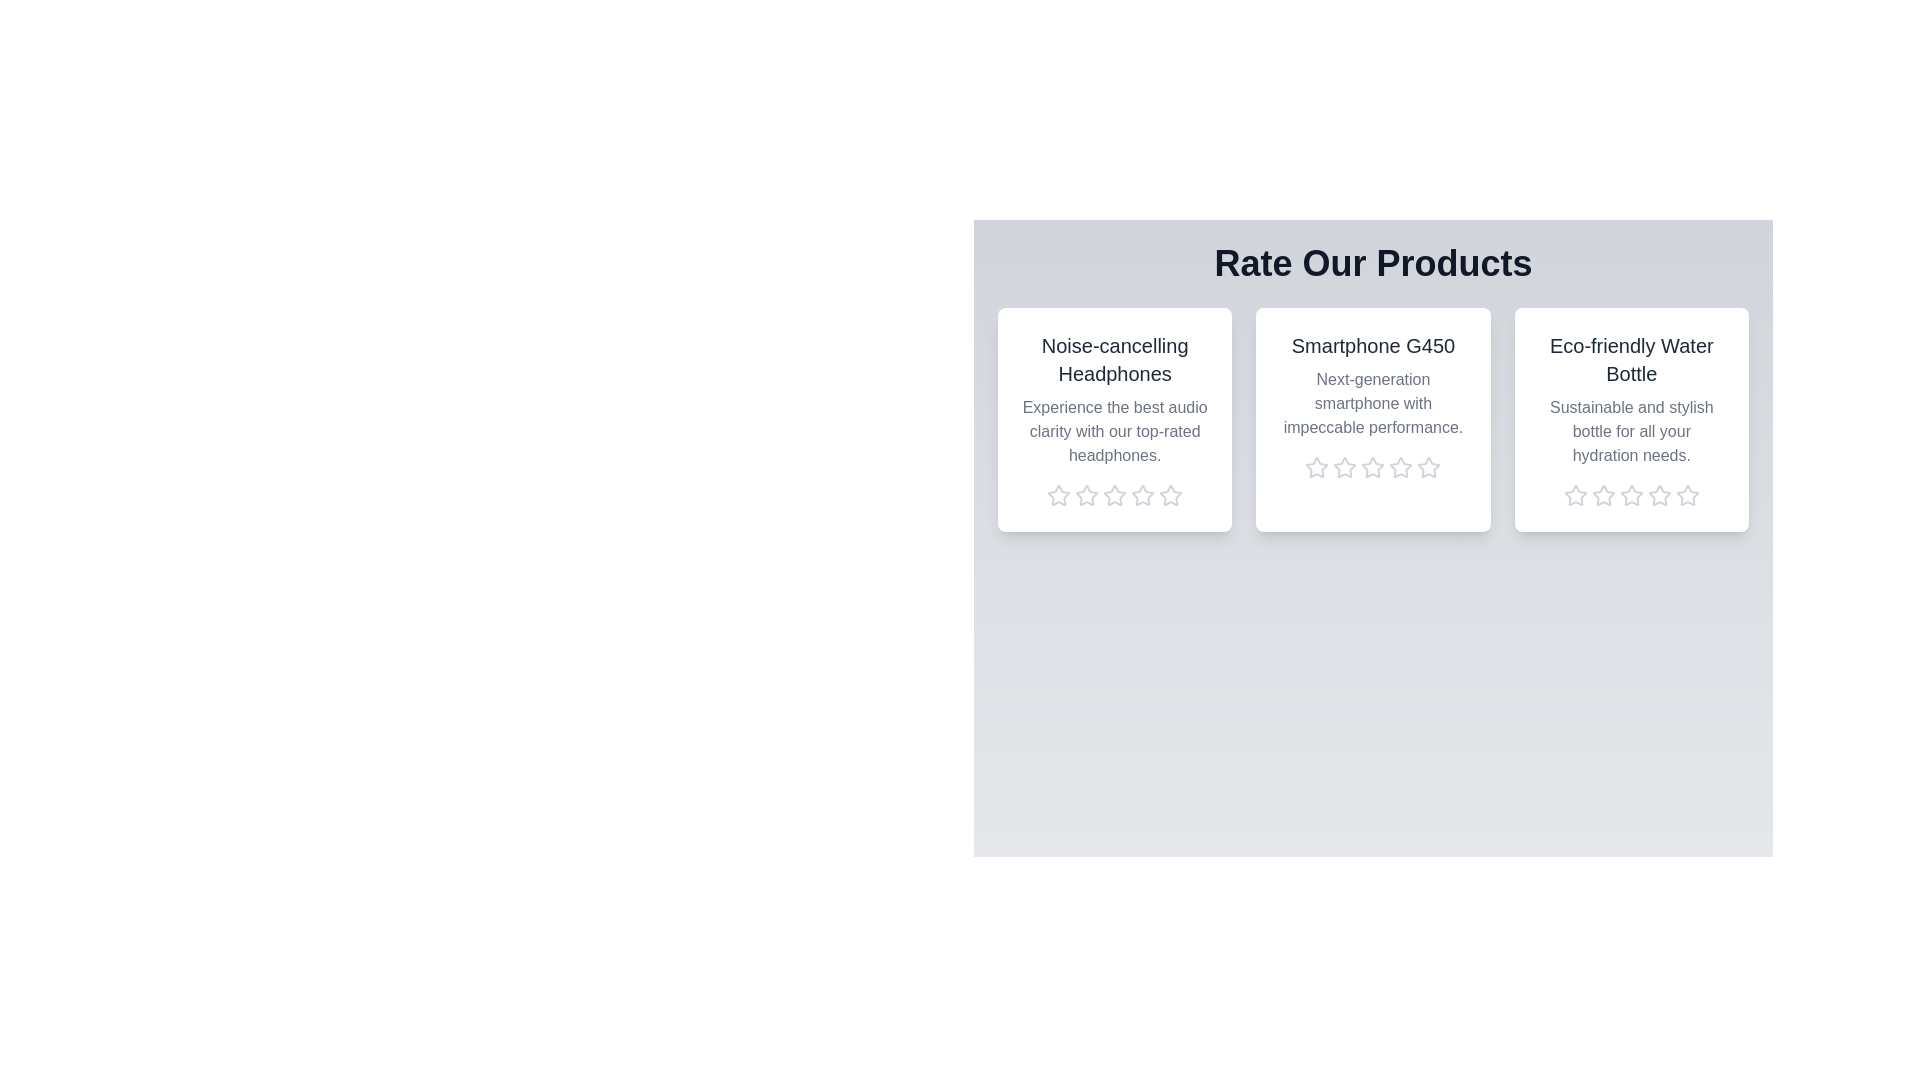  Describe the element at coordinates (1113, 495) in the screenshot. I see `the rating of the product 'Noise-cancelling Headphones' to 3 stars` at that location.